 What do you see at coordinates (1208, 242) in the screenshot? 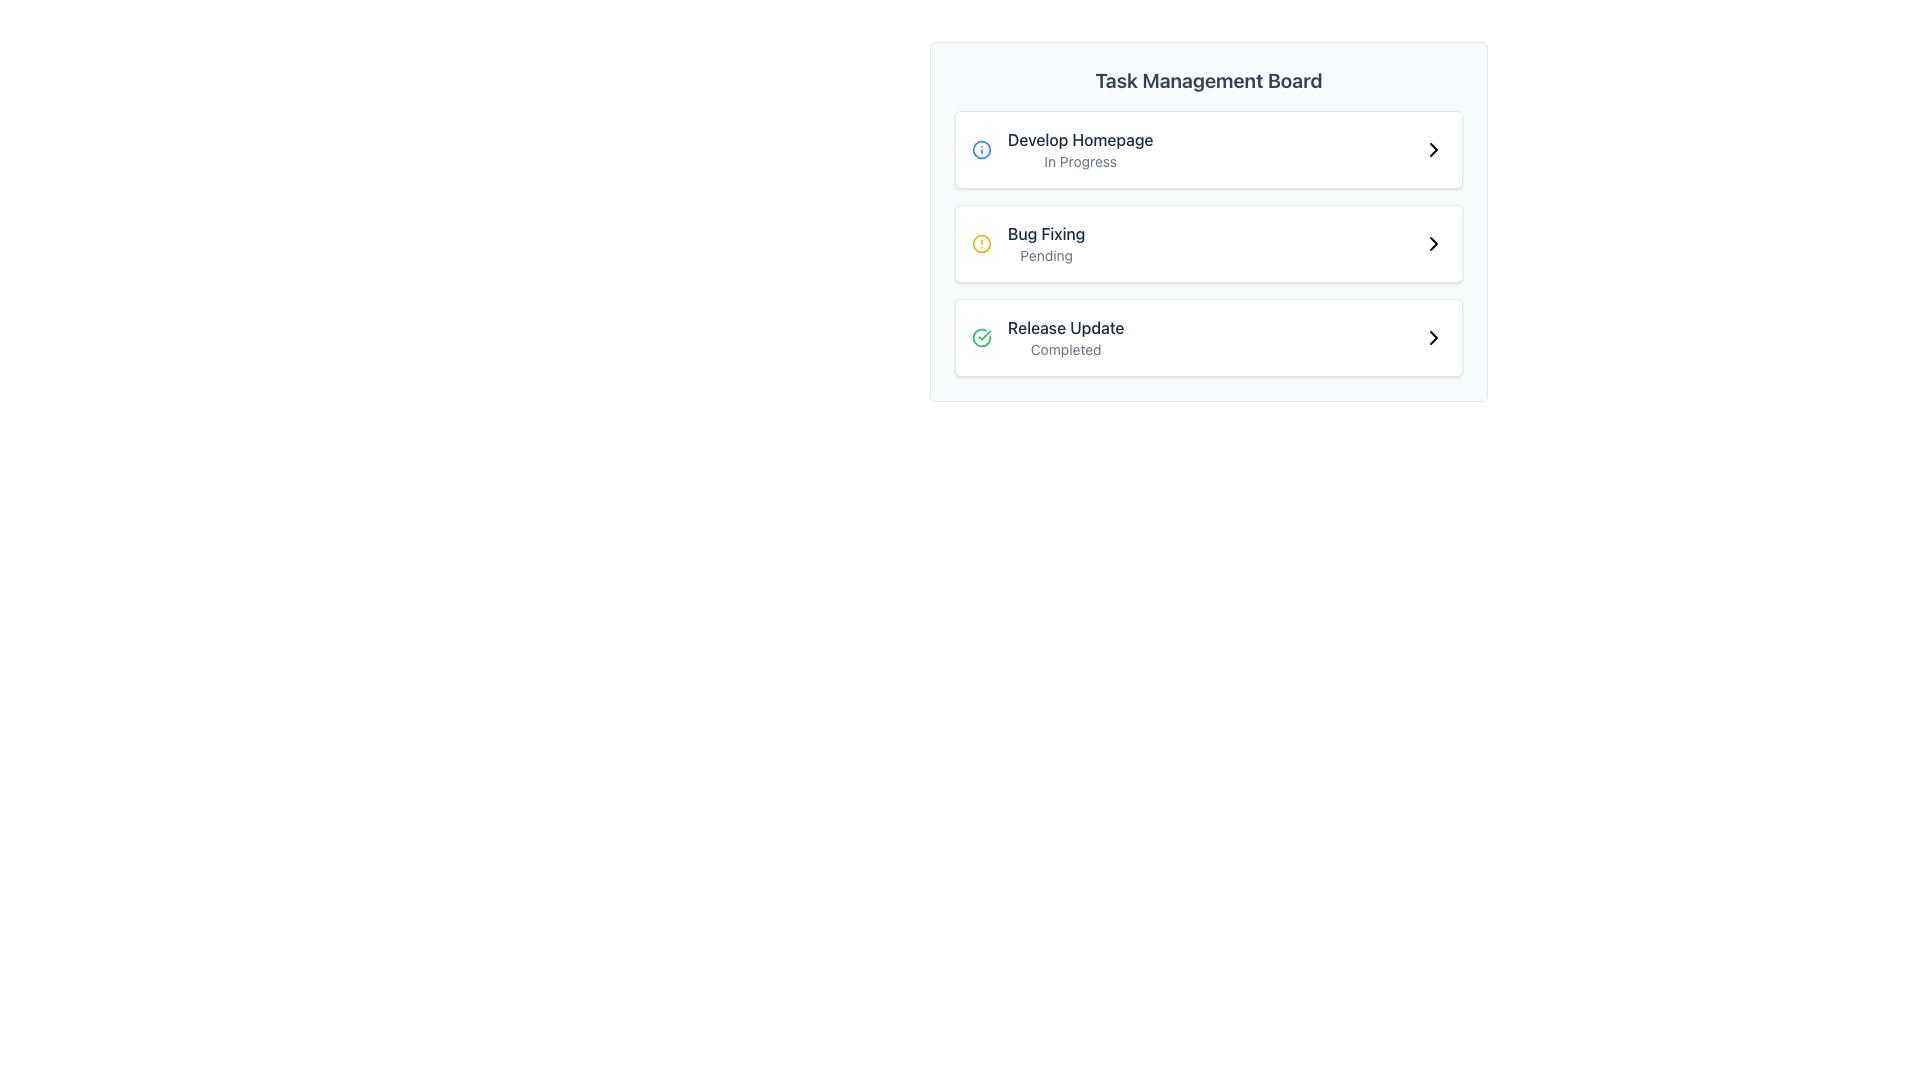
I see `the second card labeled 'Bug Fixing' with a status of 'Pending' in the Task Management Board` at bounding box center [1208, 242].